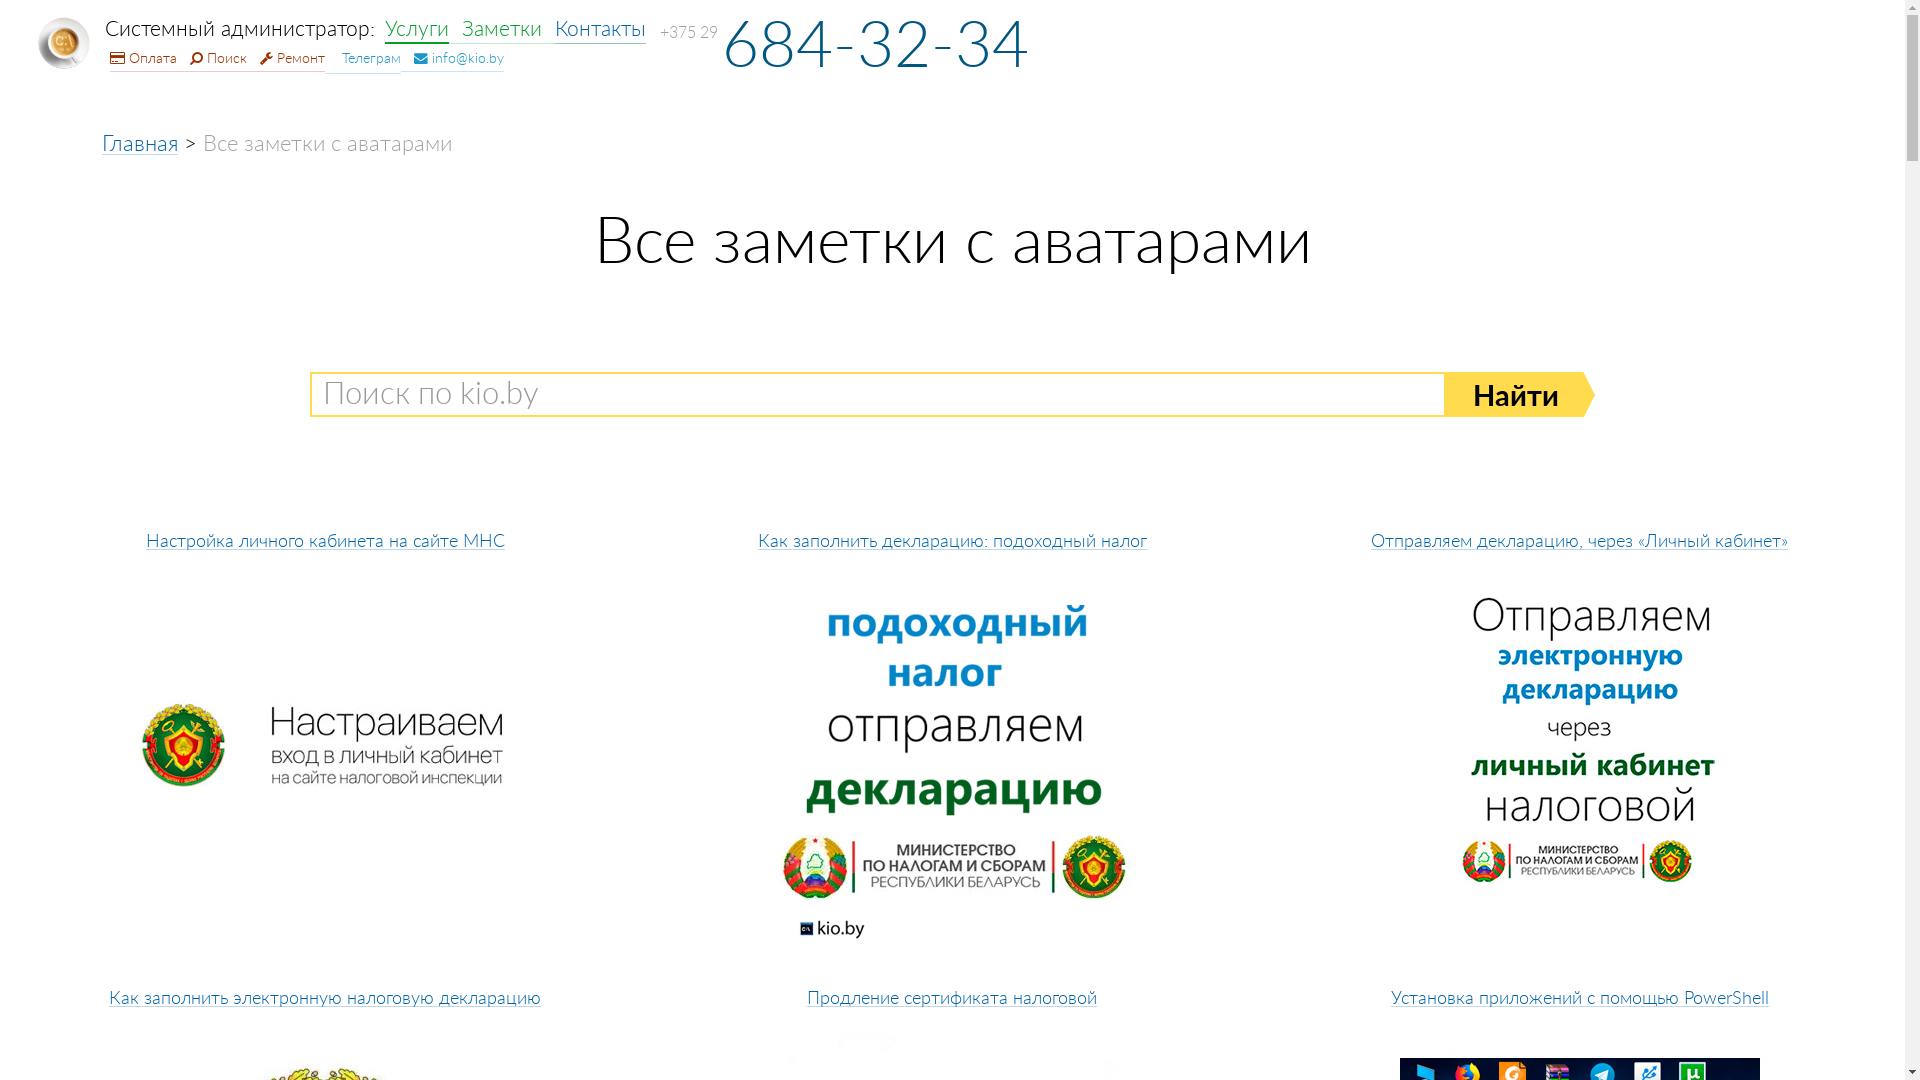 Image resolution: width=1920 pixels, height=1080 pixels. I want to click on ' info@kio.by', so click(451, 57).